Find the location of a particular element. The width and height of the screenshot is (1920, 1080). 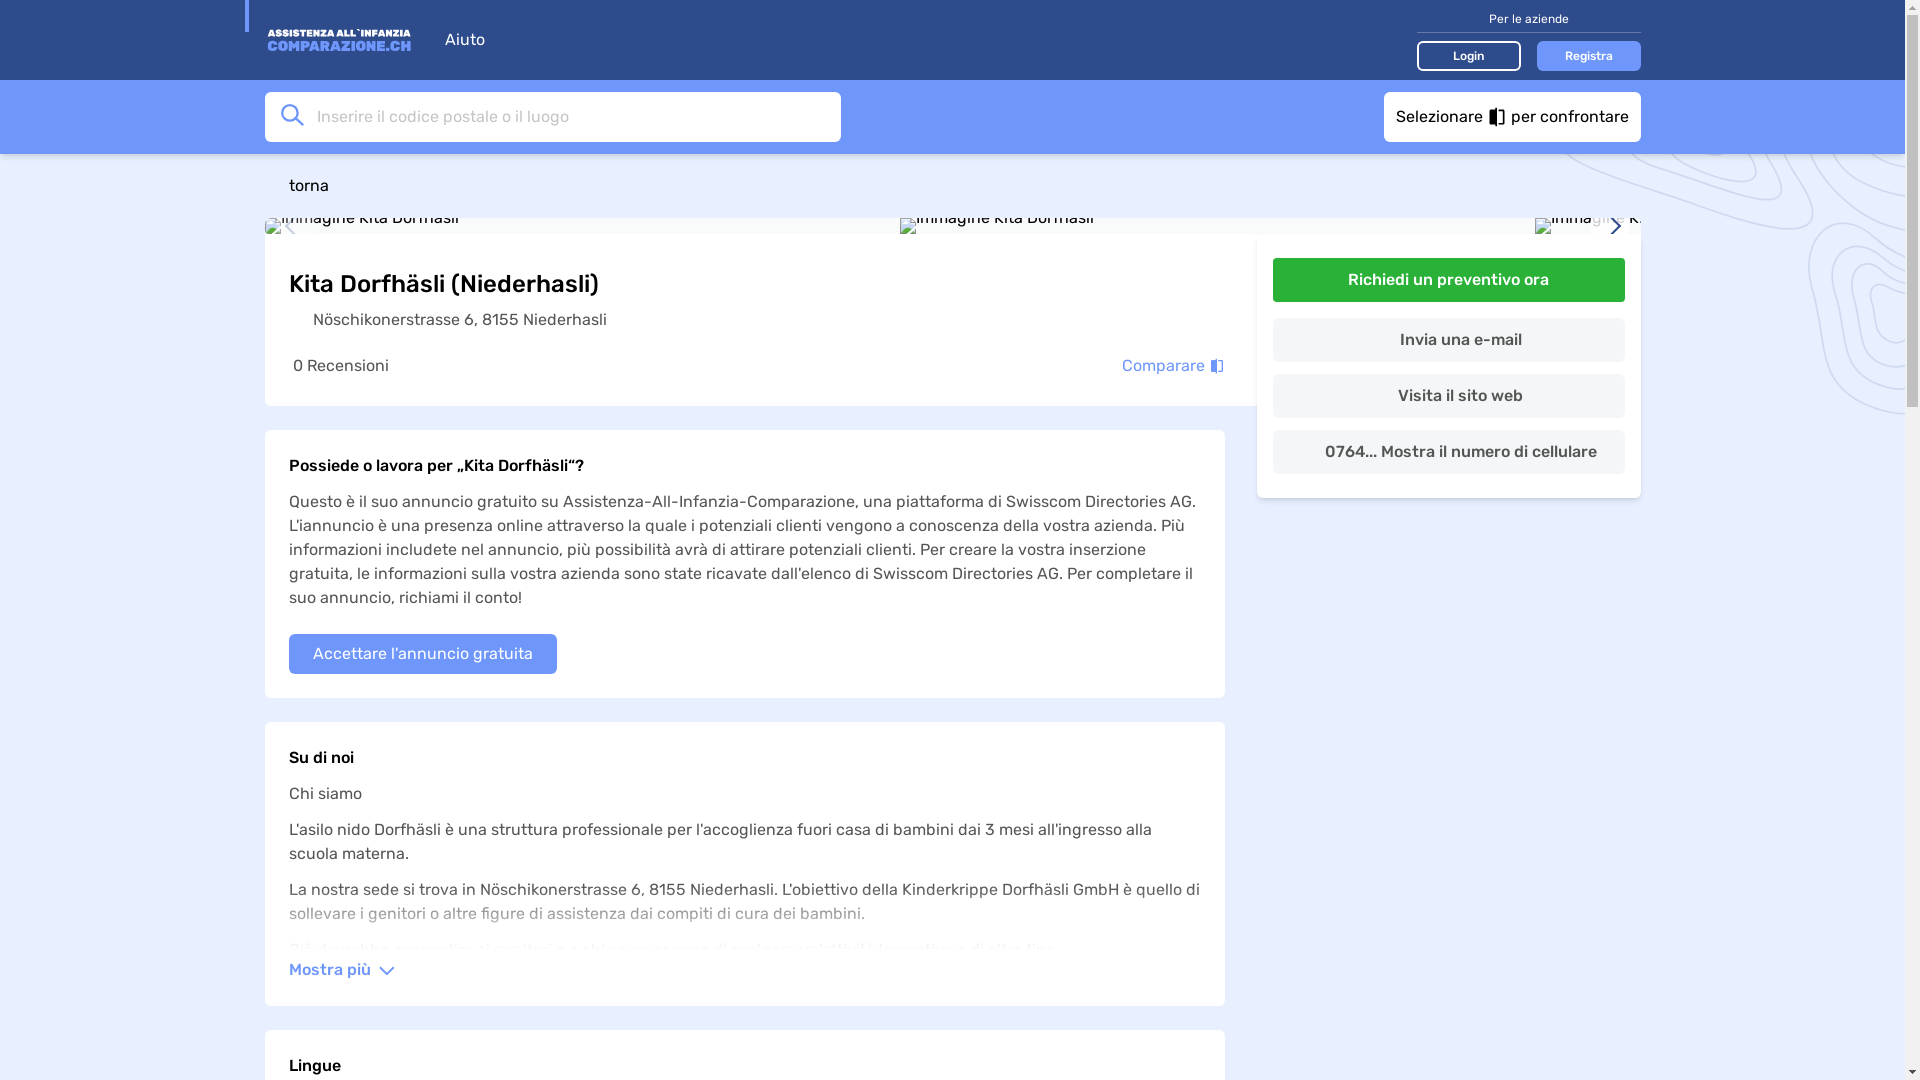

'immagine successiva' is located at coordinates (1609, 225).